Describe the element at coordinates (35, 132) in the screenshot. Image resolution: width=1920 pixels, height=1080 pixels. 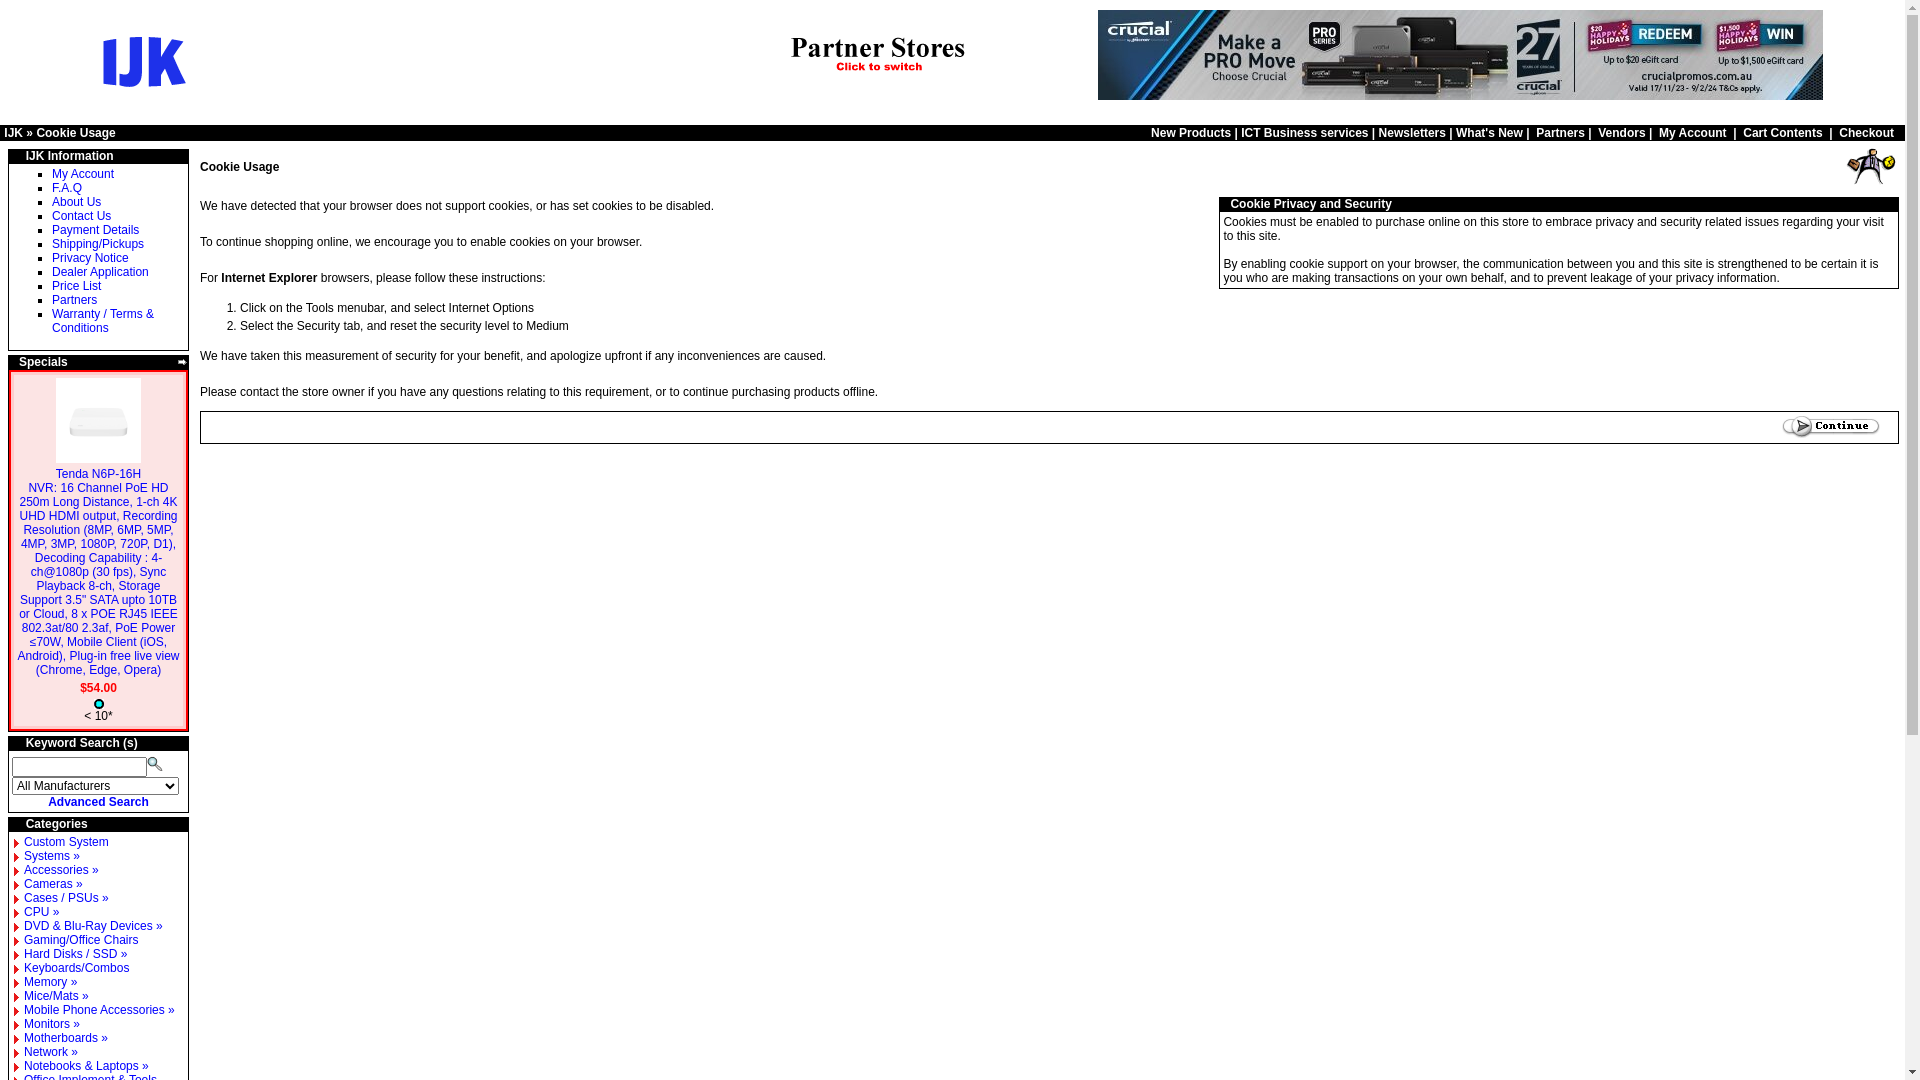
I see `'Cookie Usage'` at that location.